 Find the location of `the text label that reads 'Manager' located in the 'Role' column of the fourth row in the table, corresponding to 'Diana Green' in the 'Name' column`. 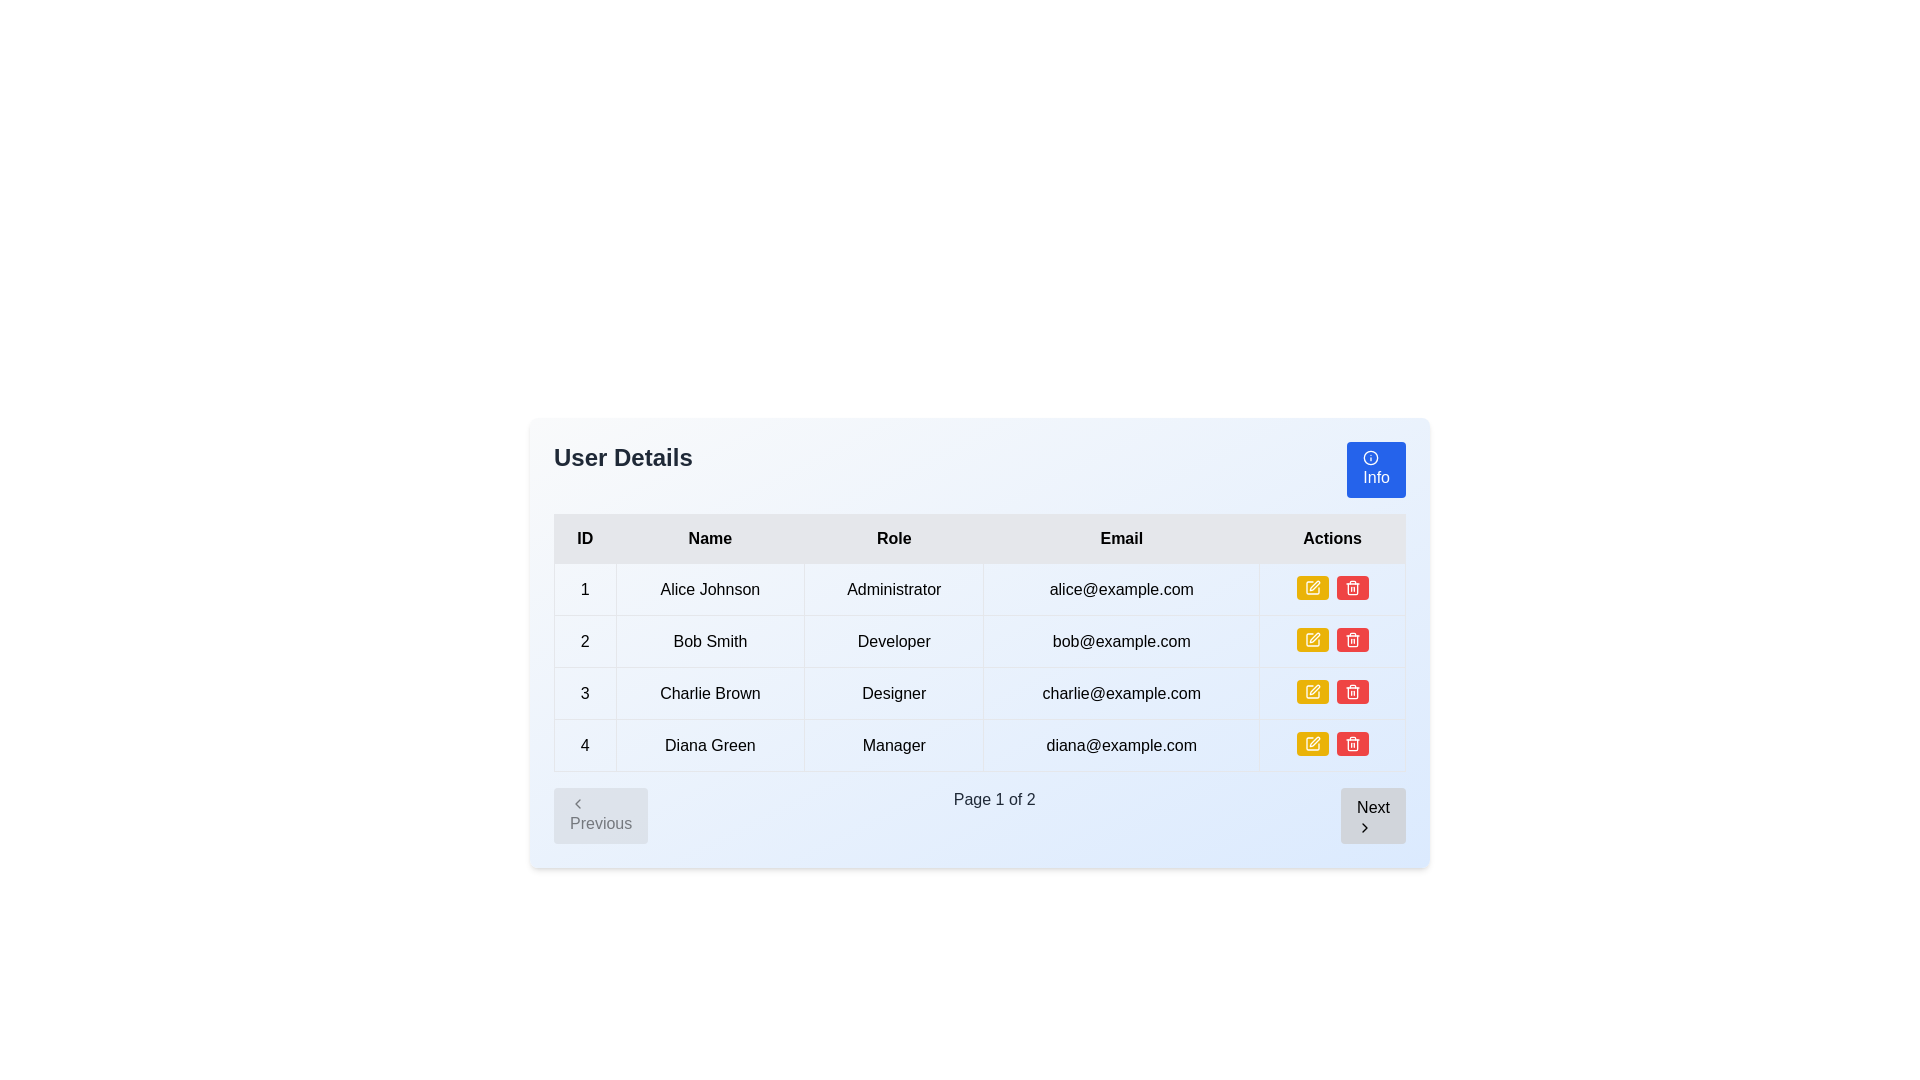

the text label that reads 'Manager' located in the 'Role' column of the fourth row in the table, corresponding to 'Diana Green' in the 'Name' column is located at coordinates (893, 745).